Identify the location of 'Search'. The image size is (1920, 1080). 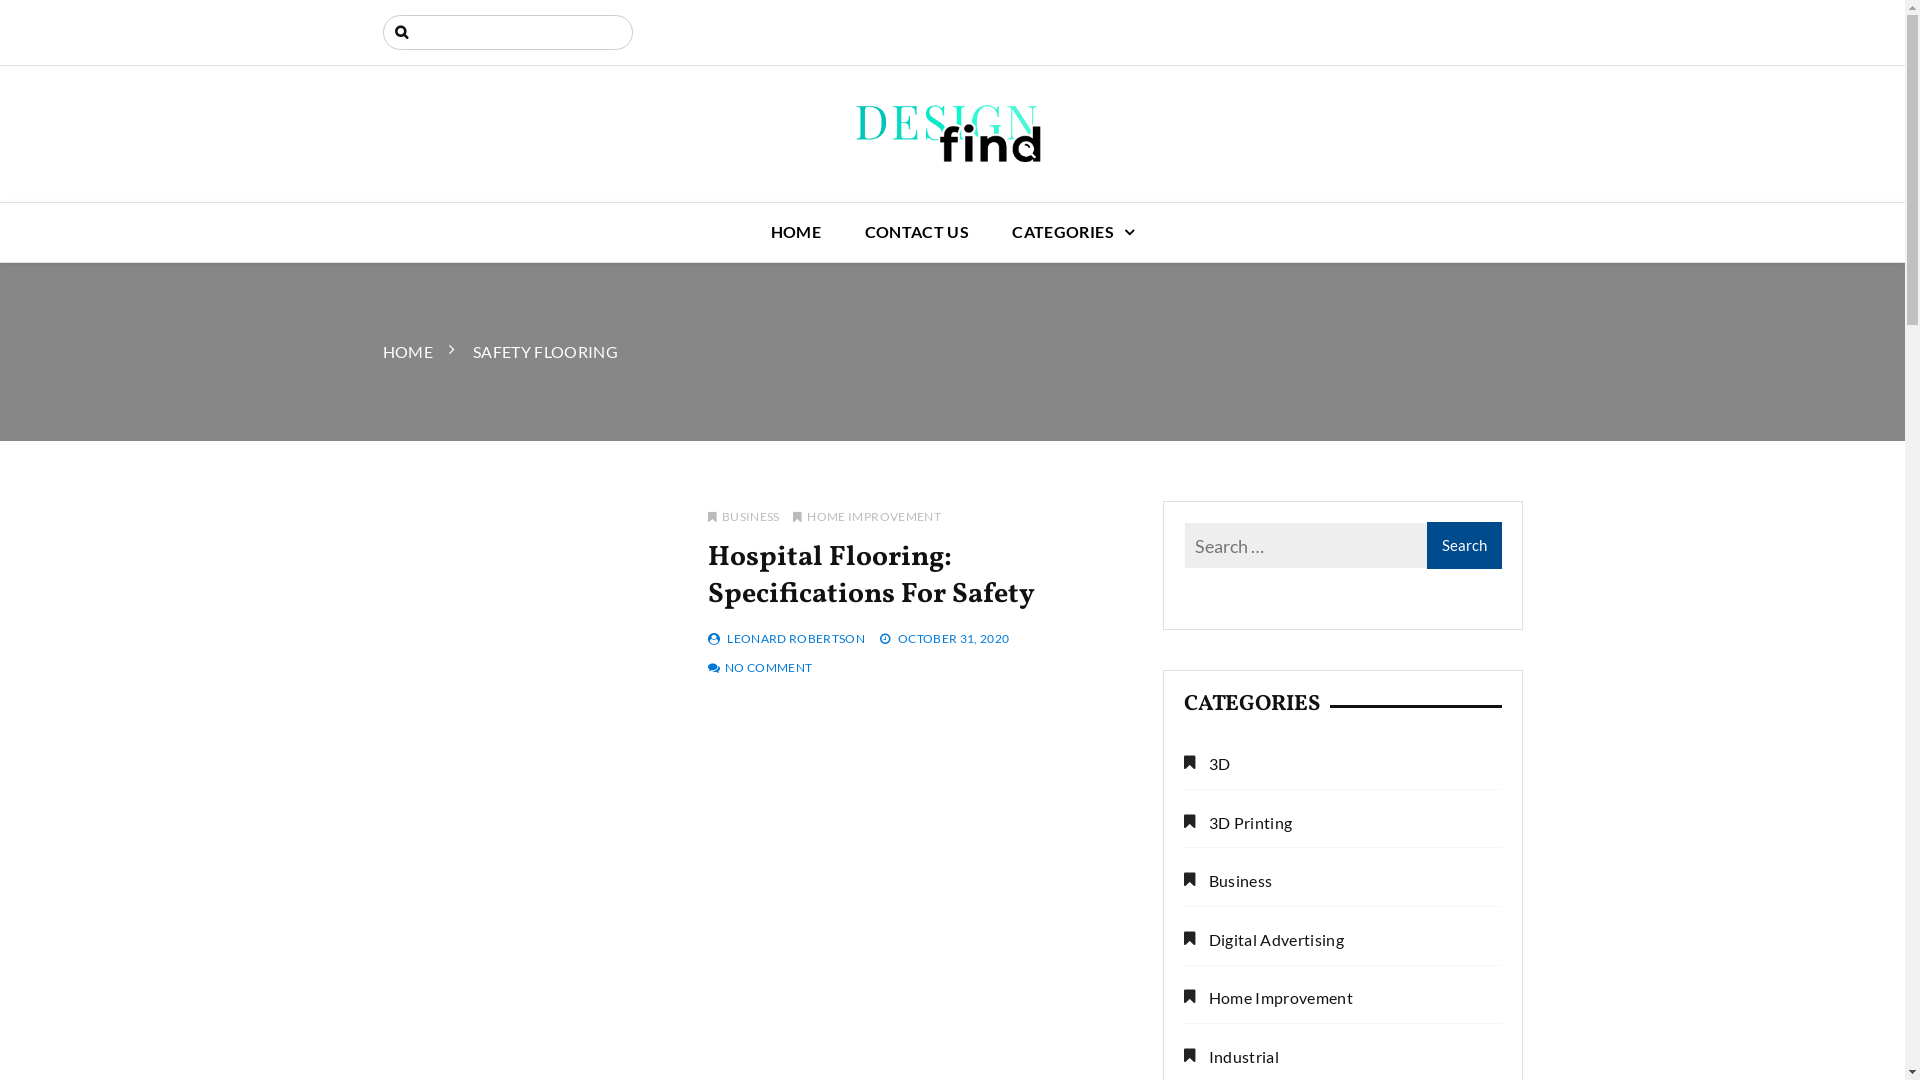
(1463, 545).